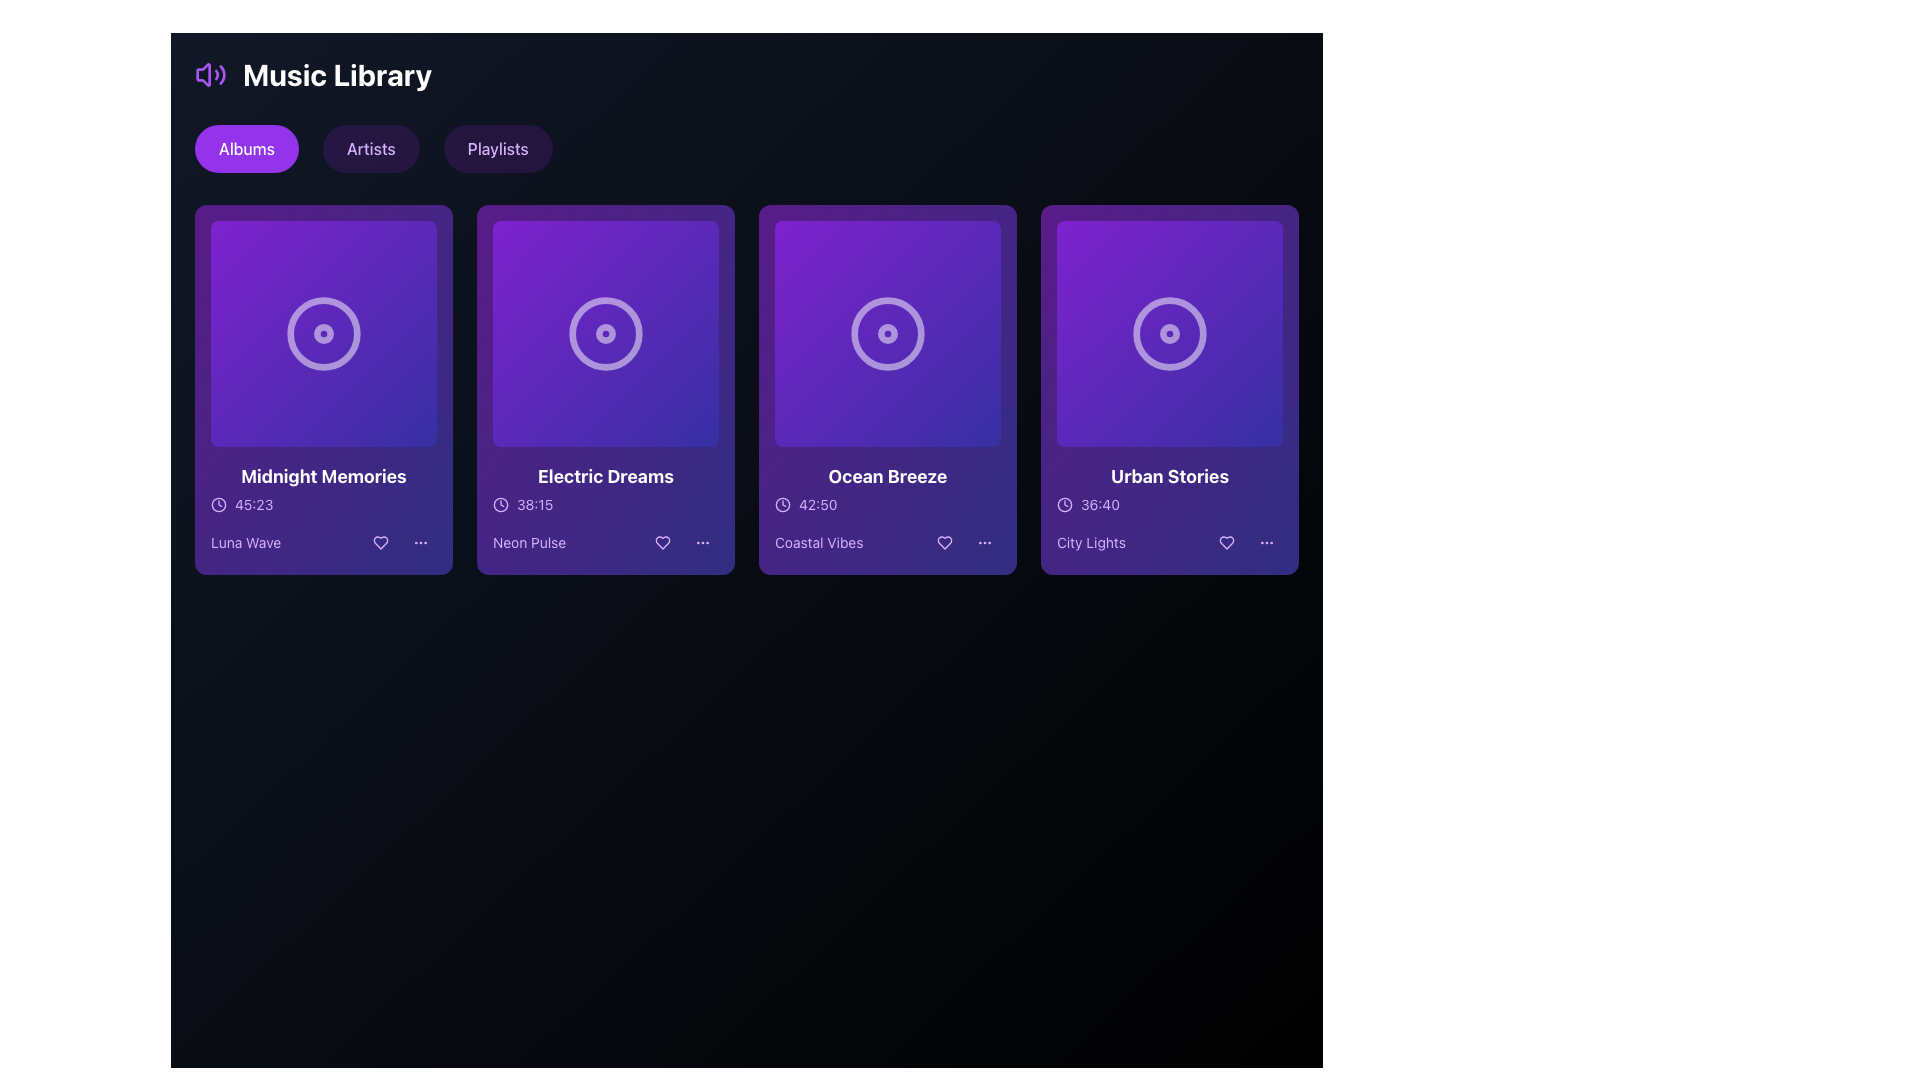 The width and height of the screenshot is (1920, 1080). Describe the element at coordinates (324, 477) in the screenshot. I see `the 'Midnight Memories' label, which is styled in a bold and large white font on a purple gradient card, located on the leftmost side of the row` at that location.